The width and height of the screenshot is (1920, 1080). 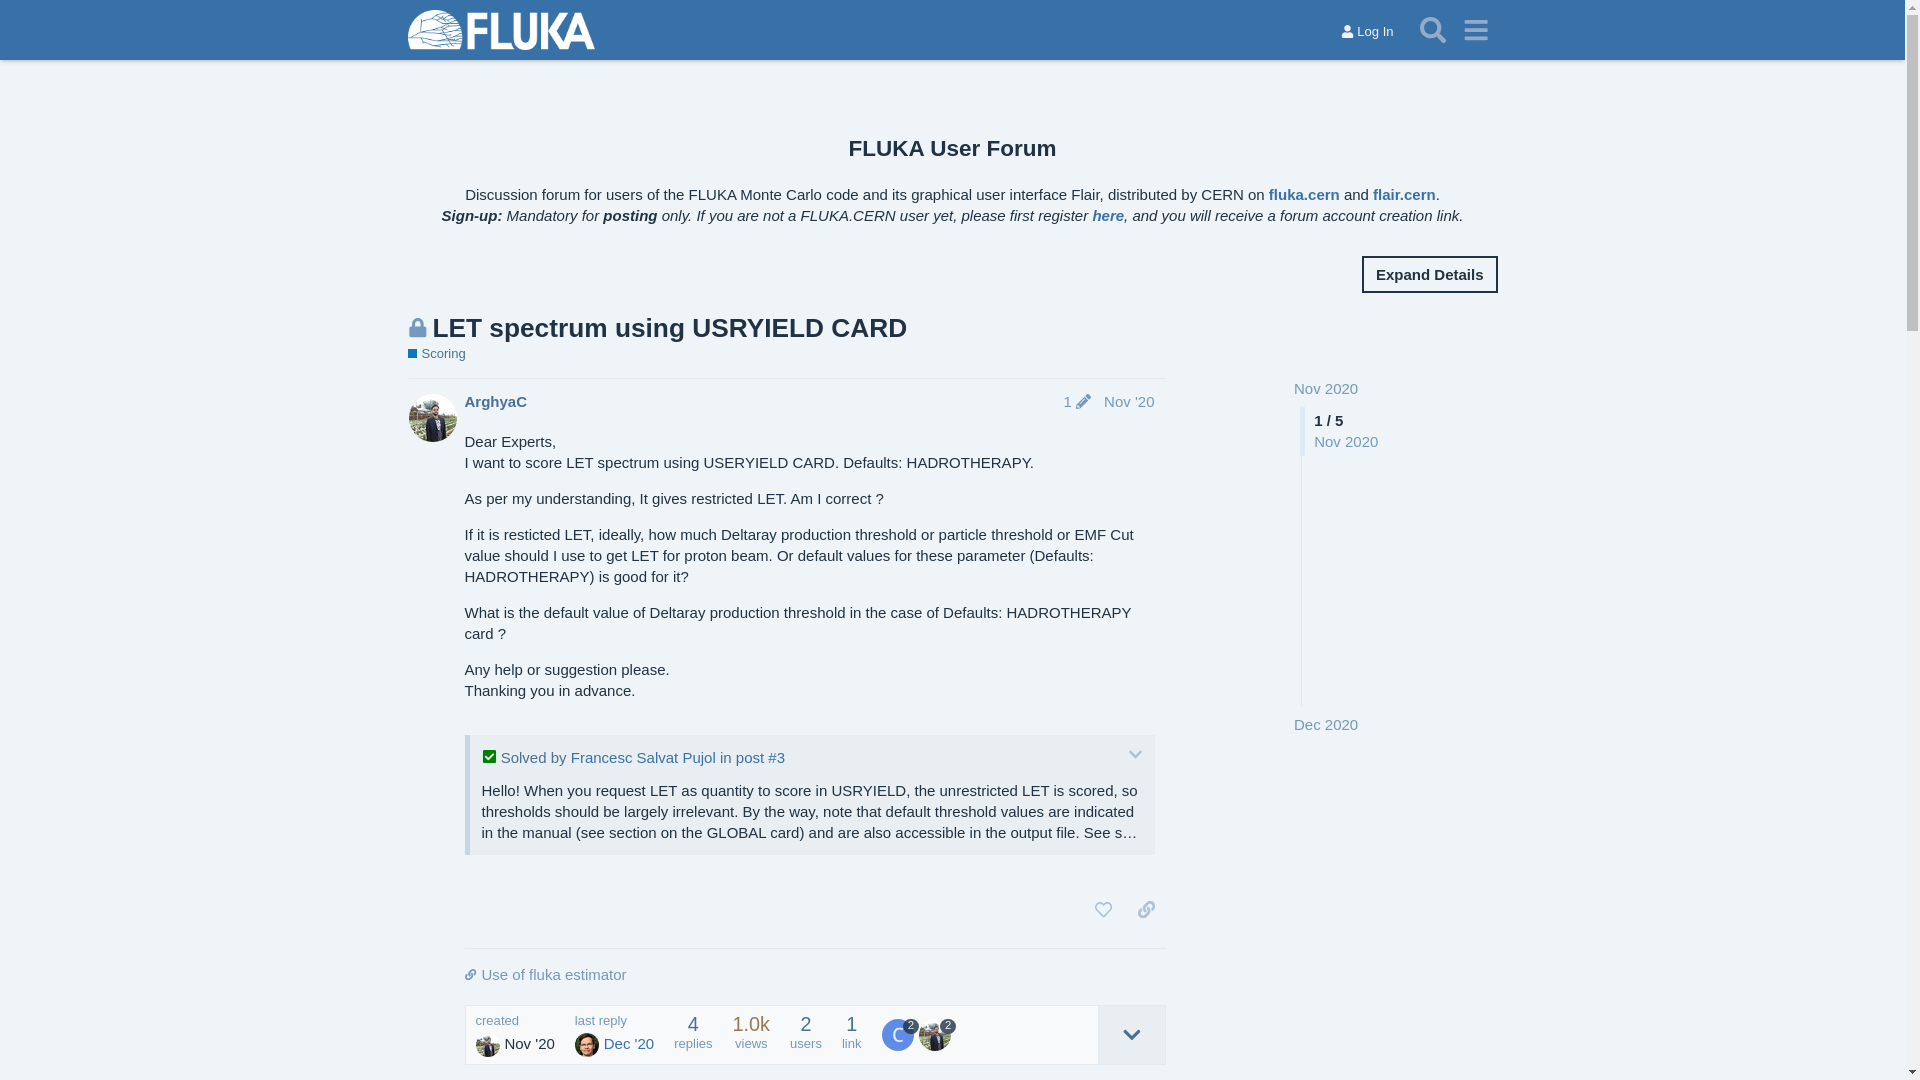 What do you see at coordinates (435, 353) in the screenshot?
I see `'Scoring'` at bounding box center [435, 353].